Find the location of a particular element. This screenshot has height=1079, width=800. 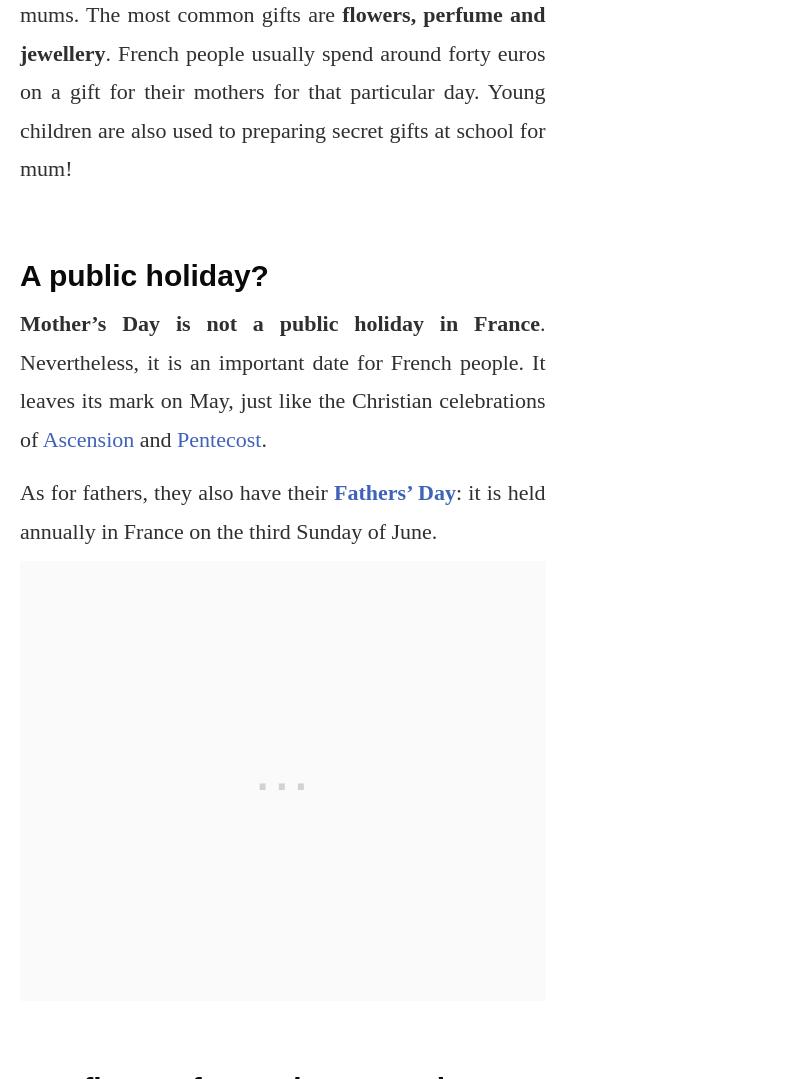

'. French people usually spend around forty euros on a gift for their mothers for that particular day. Young children are also used to preparing secret gifts at school for mum!' is located at coordinates (282, 110).